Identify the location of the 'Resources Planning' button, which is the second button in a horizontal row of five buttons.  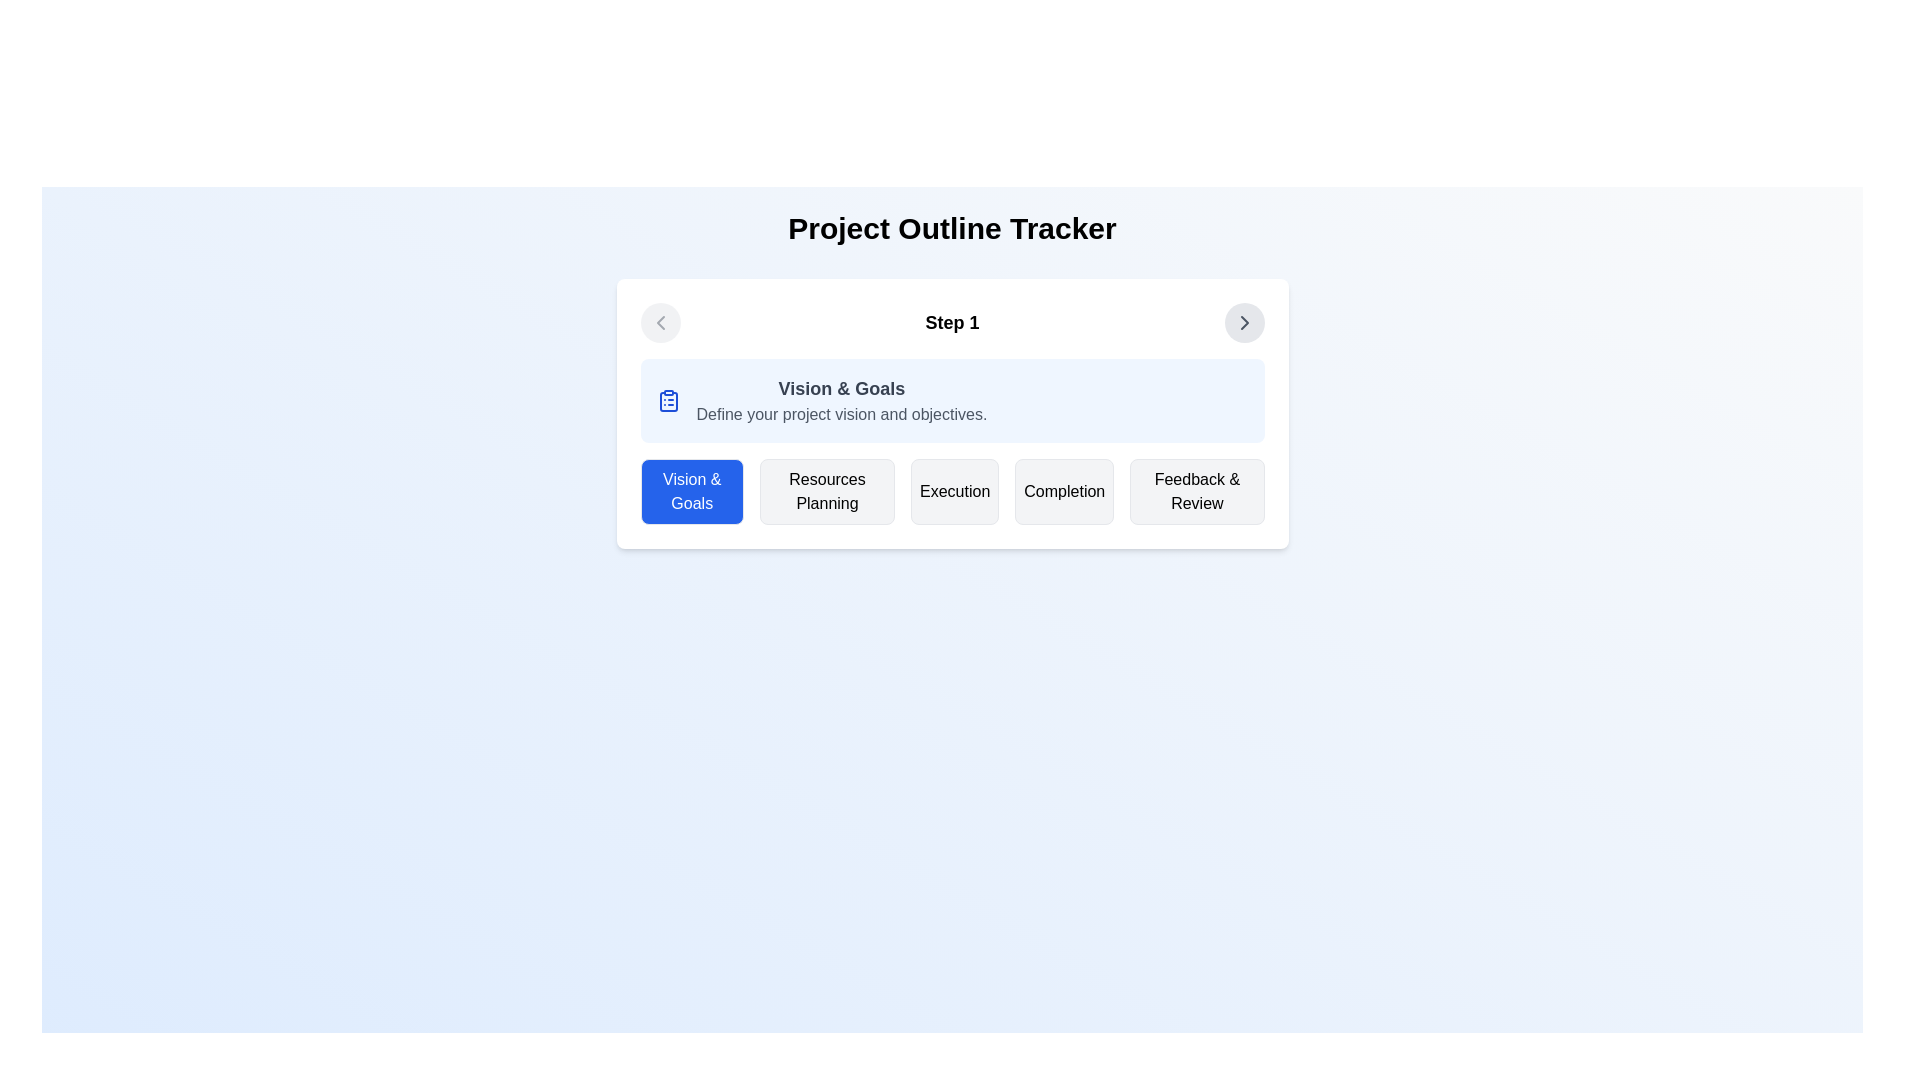
(827, 492).